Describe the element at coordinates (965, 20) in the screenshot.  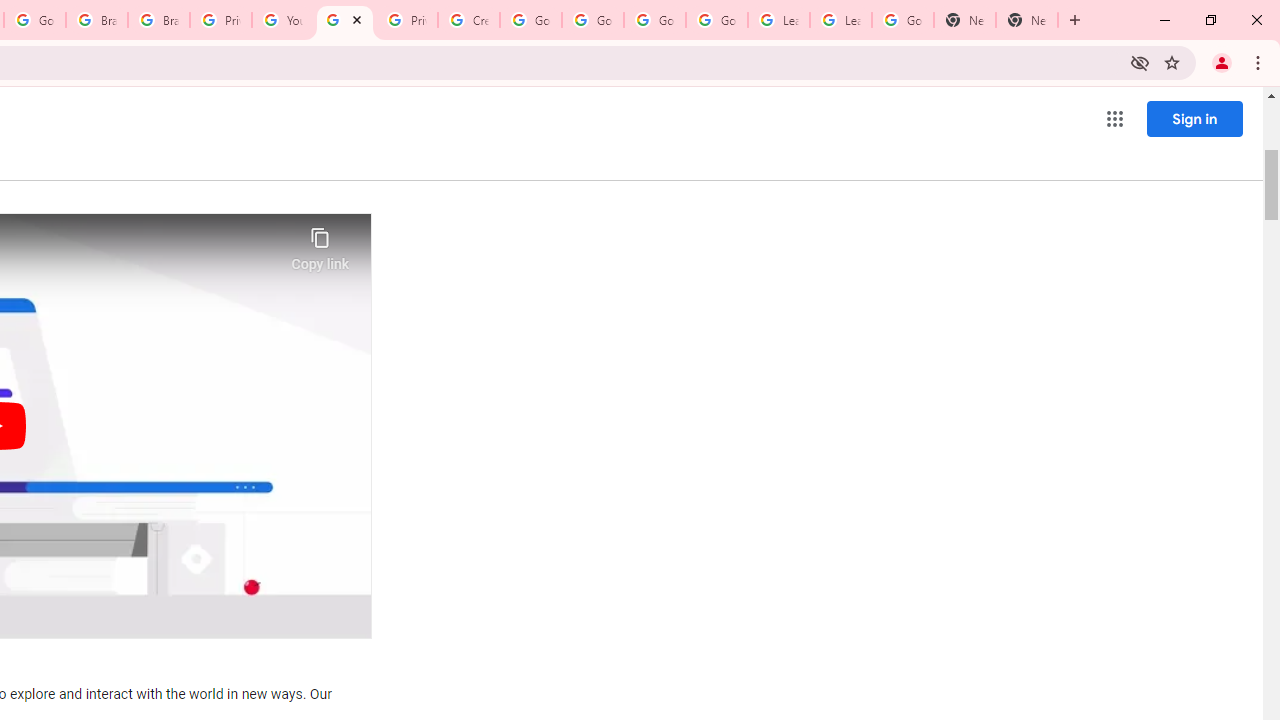
I see `'New Tab'` at that location.